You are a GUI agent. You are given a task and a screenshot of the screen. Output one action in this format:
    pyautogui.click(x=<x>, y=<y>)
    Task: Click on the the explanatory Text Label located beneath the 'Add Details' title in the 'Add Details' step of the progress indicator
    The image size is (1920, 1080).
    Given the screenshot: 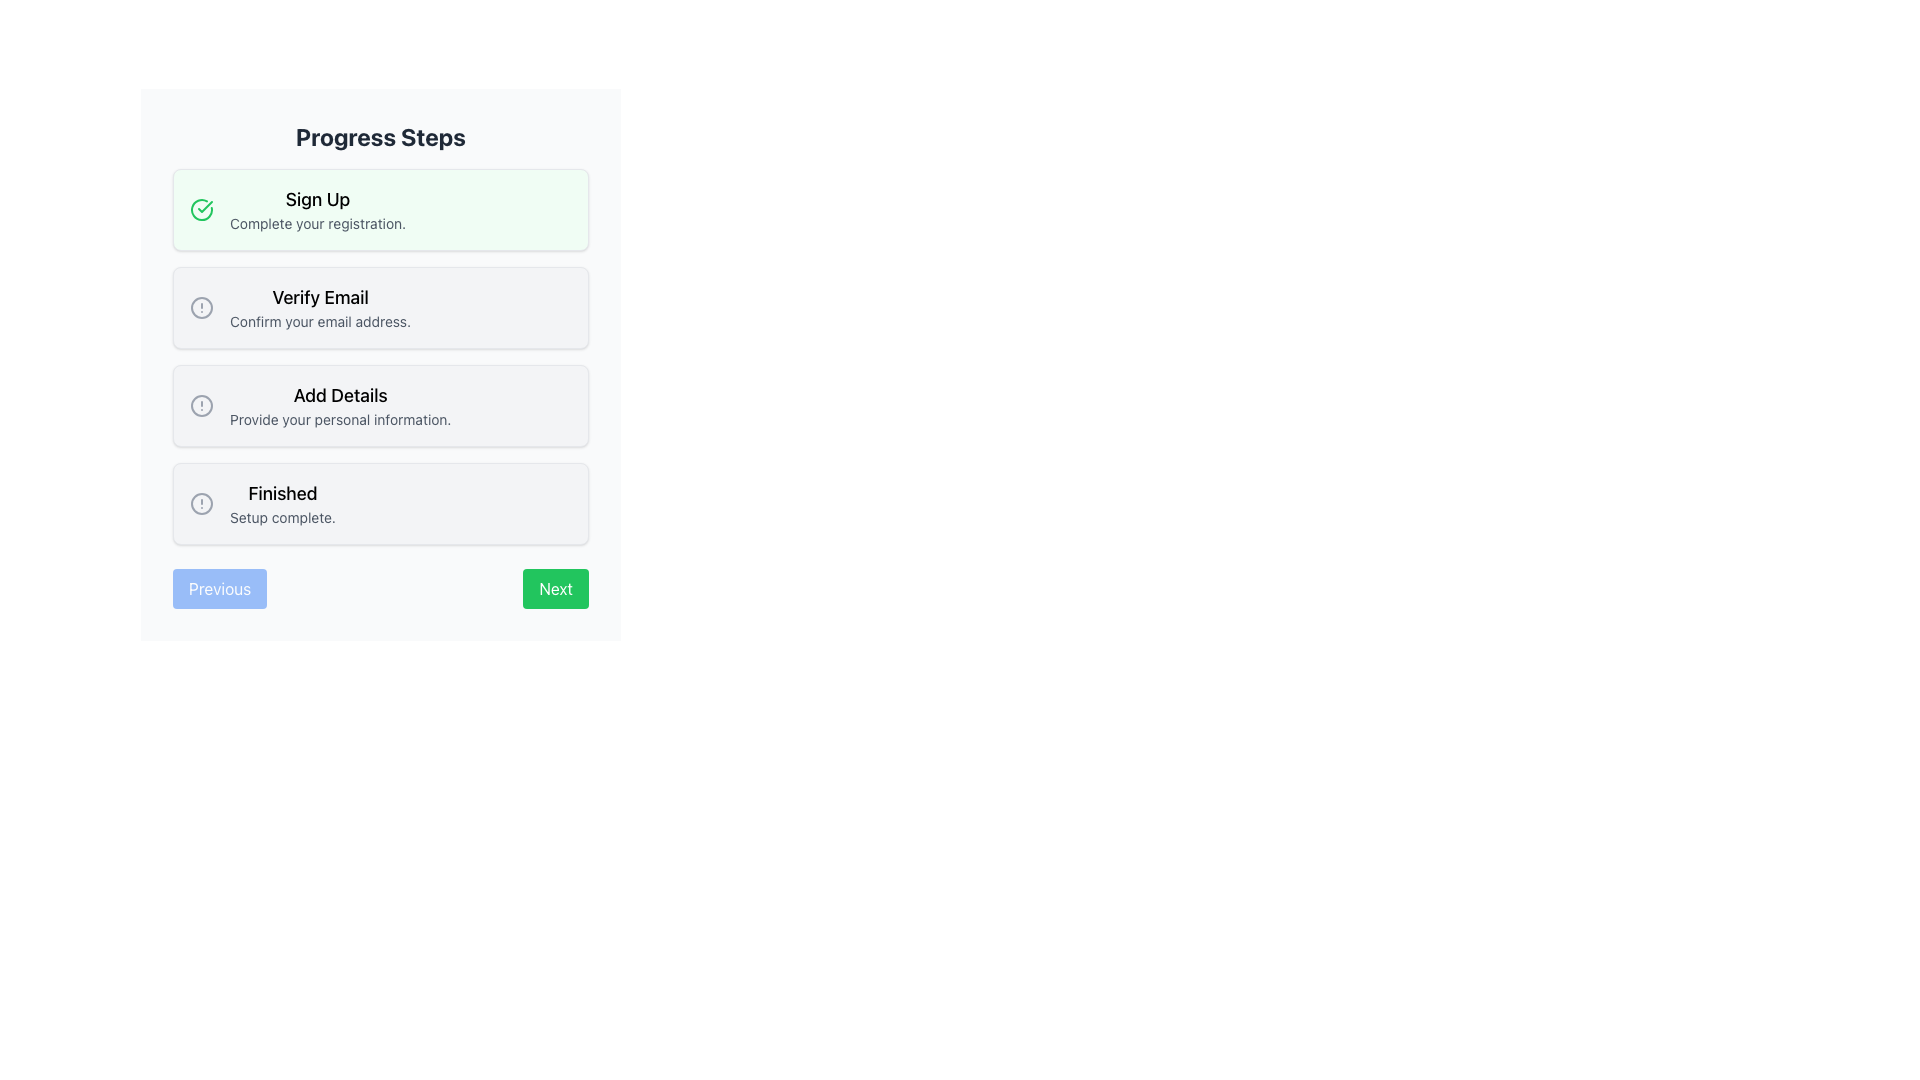 What is the action you would take?
    pyautogui.click(x=340, y=419)
    